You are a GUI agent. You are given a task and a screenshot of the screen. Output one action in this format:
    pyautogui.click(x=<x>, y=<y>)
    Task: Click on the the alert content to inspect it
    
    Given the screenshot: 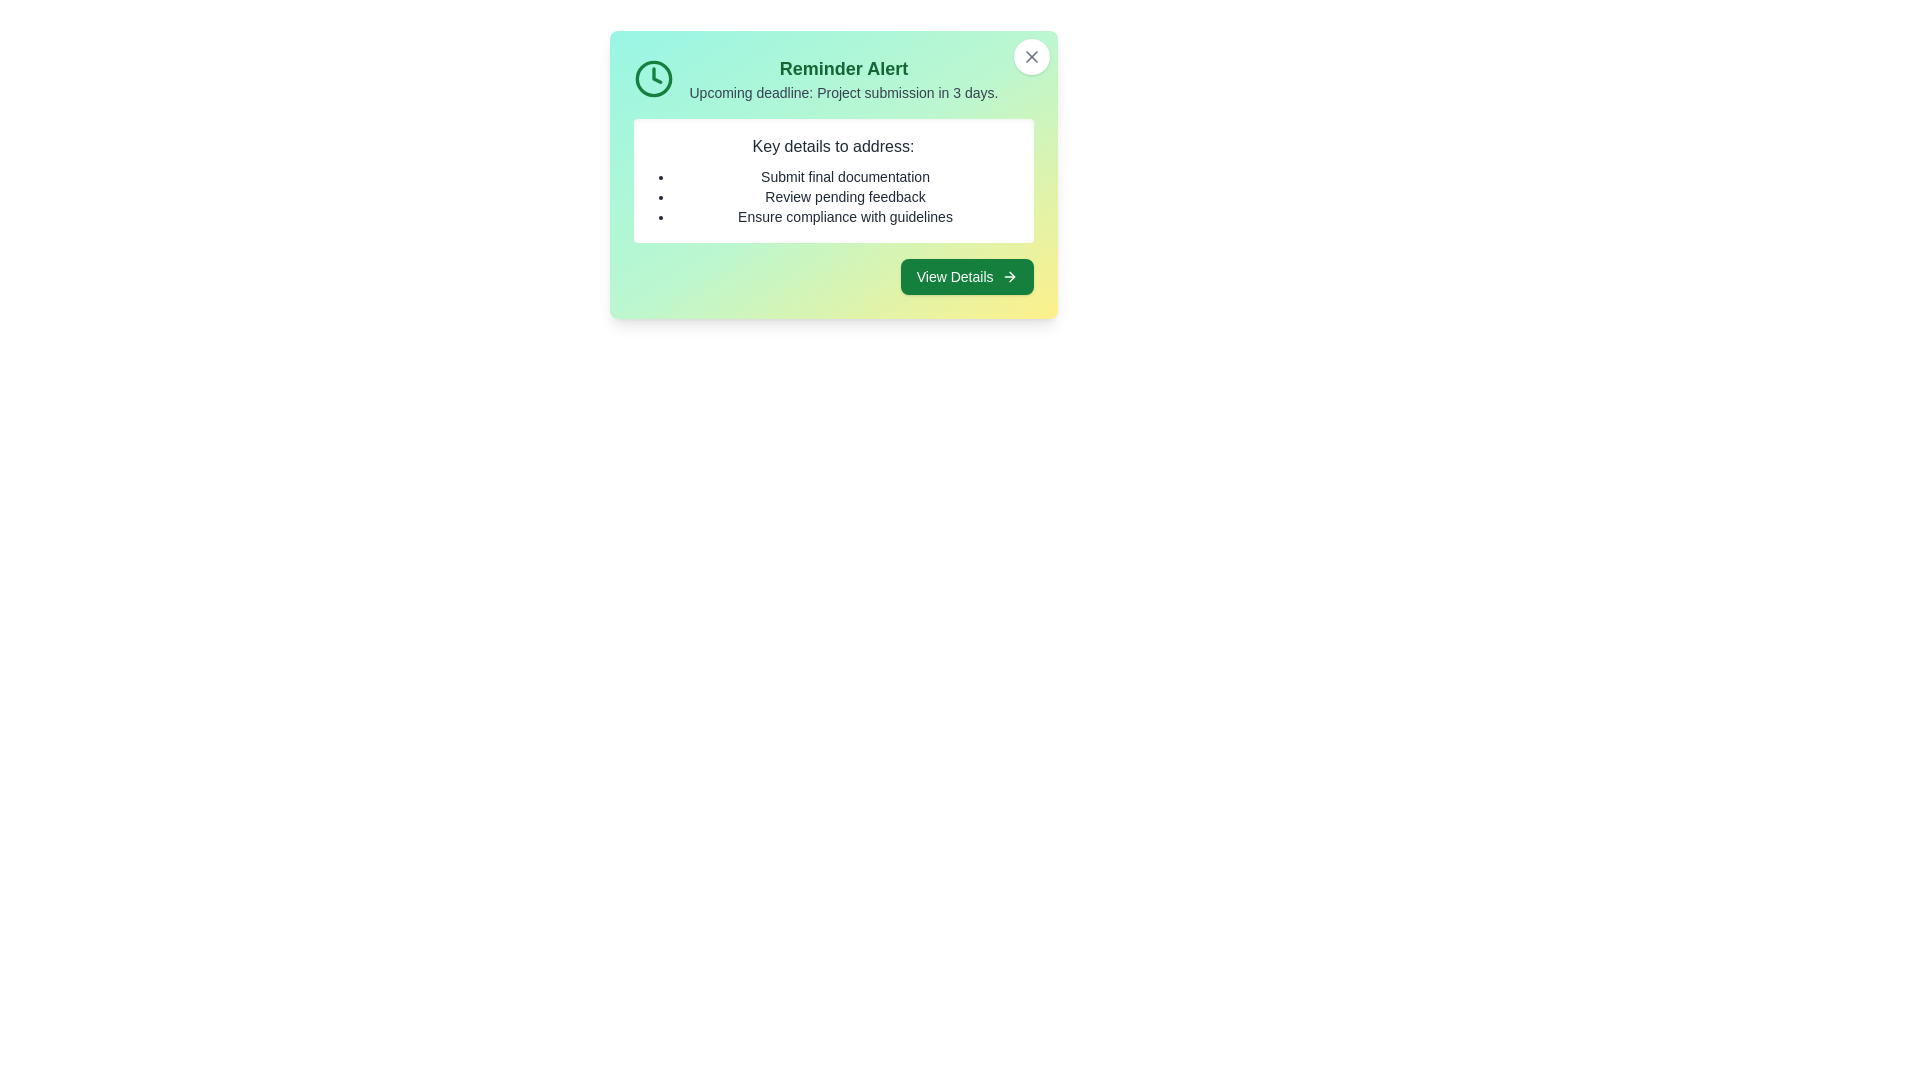 What is the action you would take?
    pyautogui.click(x=833, y=173)
    